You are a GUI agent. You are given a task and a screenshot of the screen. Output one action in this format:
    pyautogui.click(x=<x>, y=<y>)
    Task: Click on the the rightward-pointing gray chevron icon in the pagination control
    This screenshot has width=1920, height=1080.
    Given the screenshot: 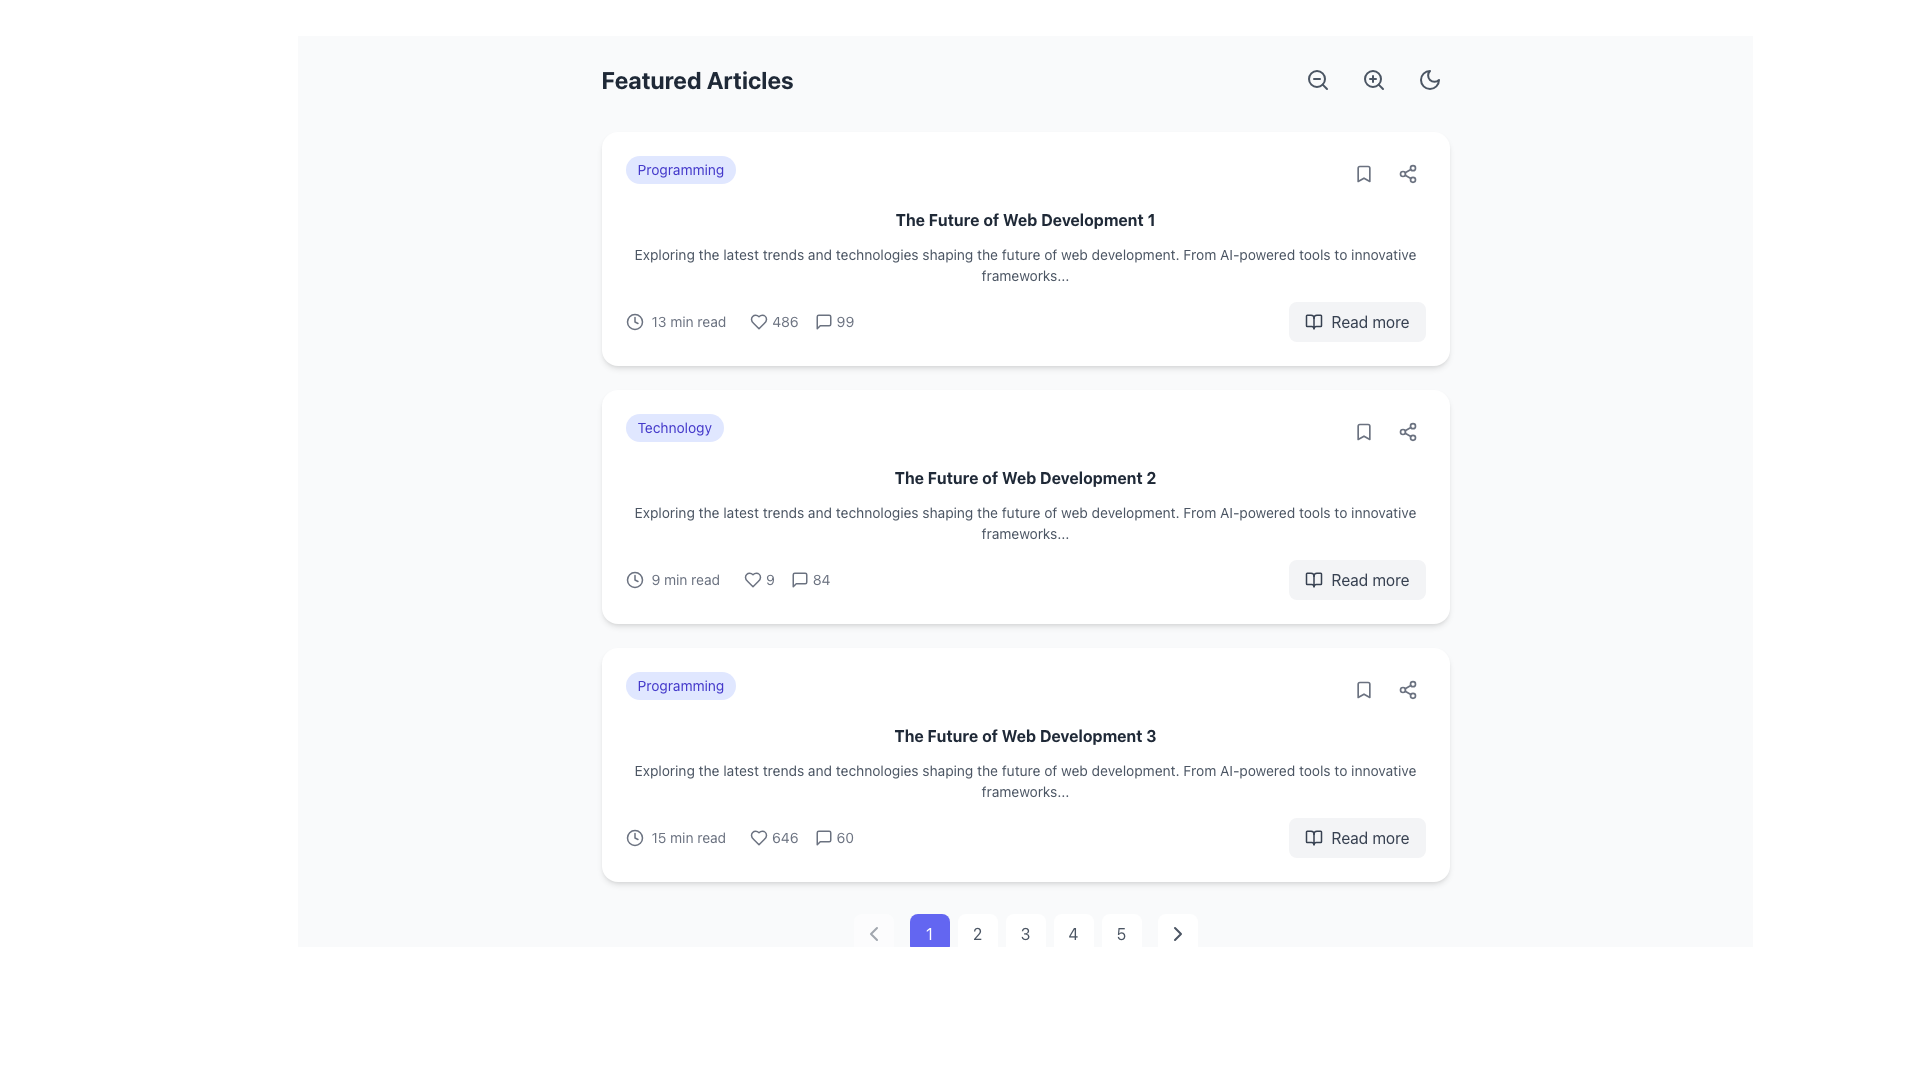 What is the action you would take?
    pyautogui.click(x=1177, y=933)
    